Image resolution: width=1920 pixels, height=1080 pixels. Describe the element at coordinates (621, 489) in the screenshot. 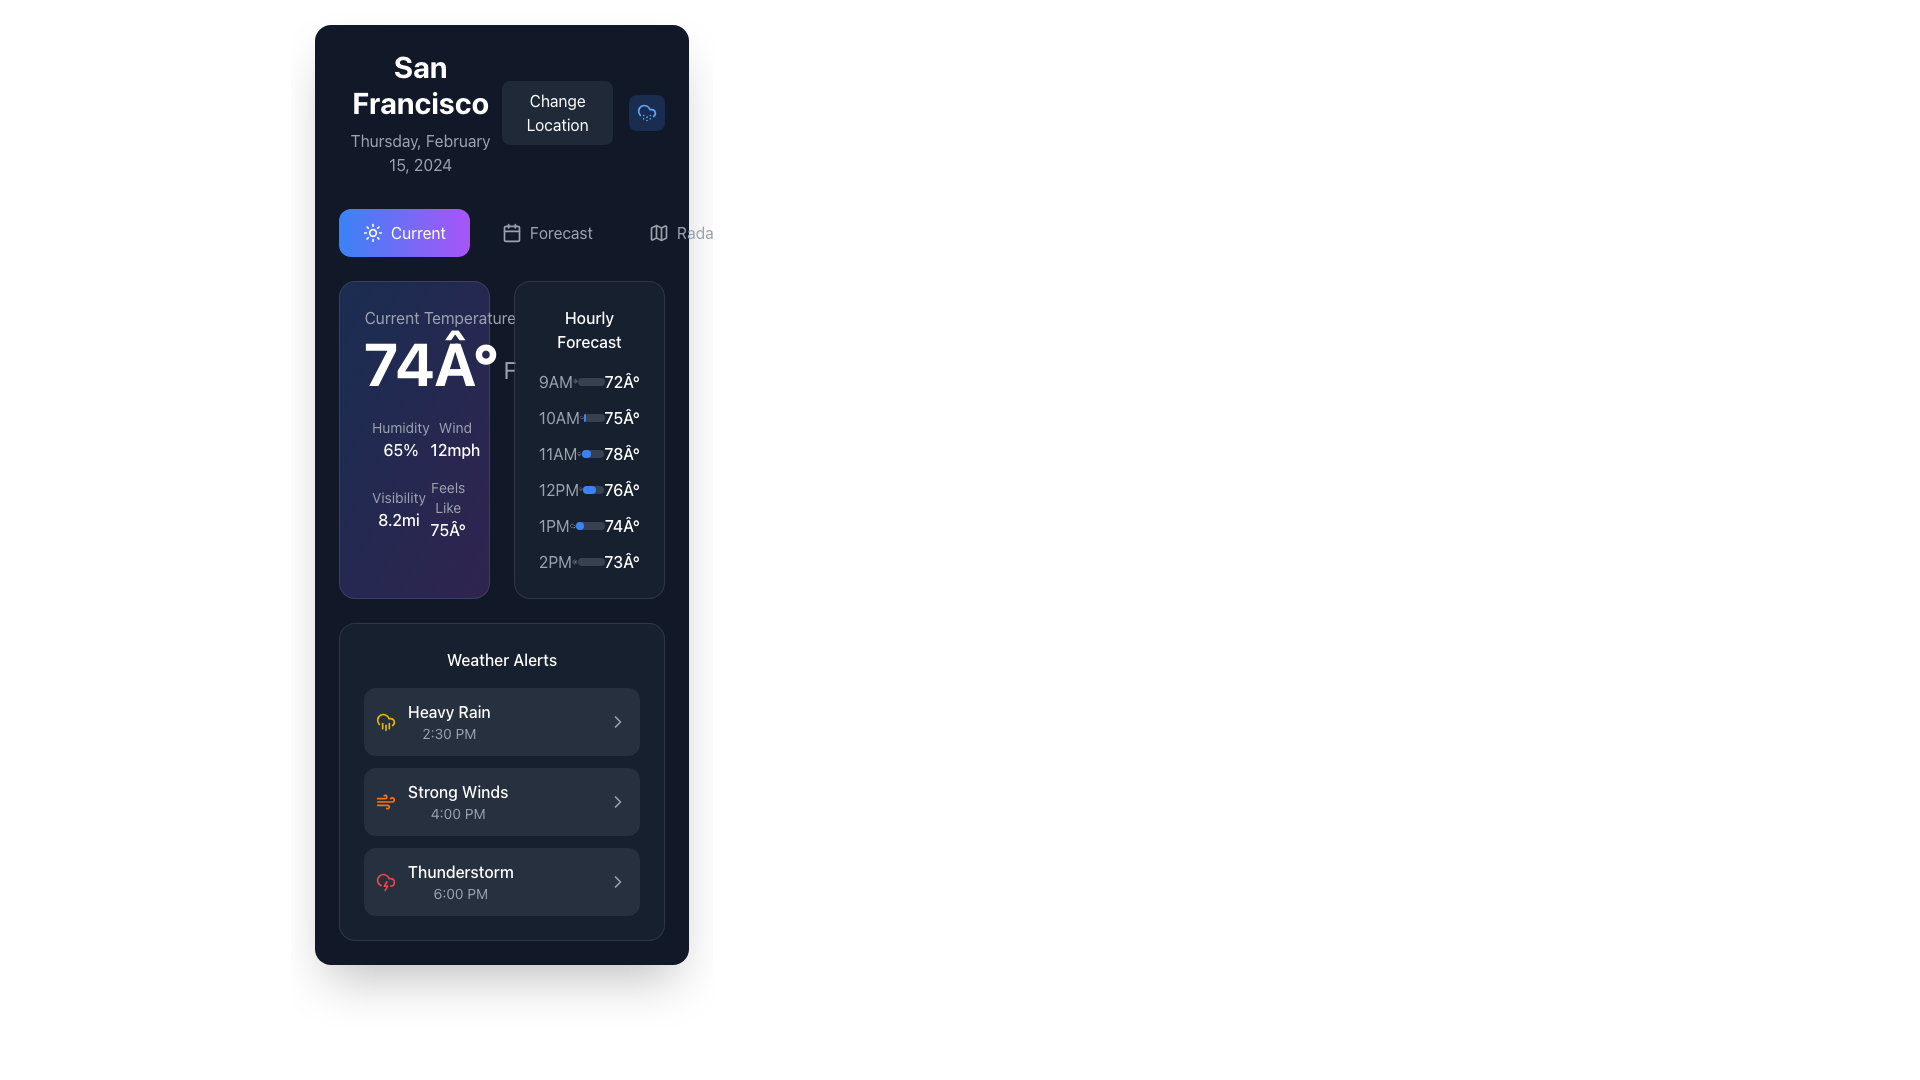

I see `the temperature display showing '76Â°' in white text, which is the rightmost element under the '12PM' label in the hourly forecast section of the weather application` at that location.